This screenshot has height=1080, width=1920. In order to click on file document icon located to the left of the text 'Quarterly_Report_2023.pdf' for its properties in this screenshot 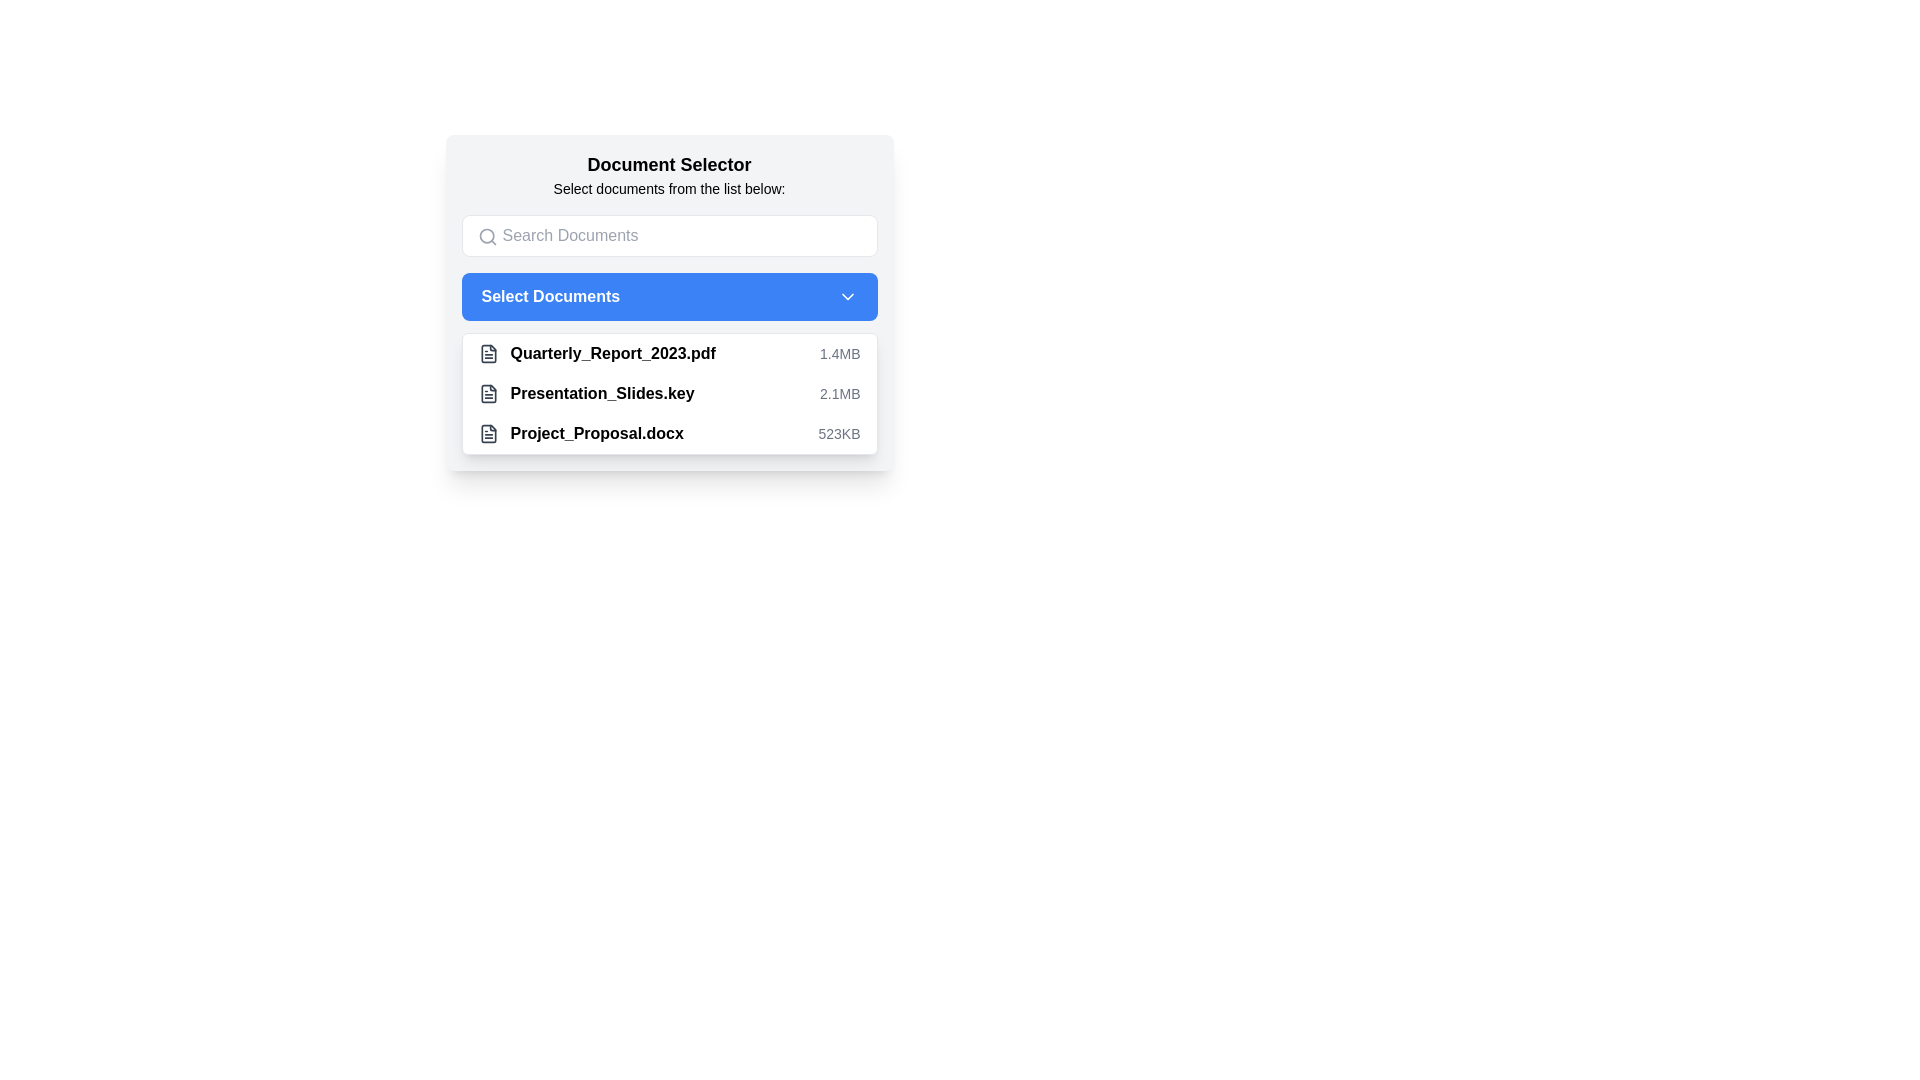, I will do `click(488, 353)`.